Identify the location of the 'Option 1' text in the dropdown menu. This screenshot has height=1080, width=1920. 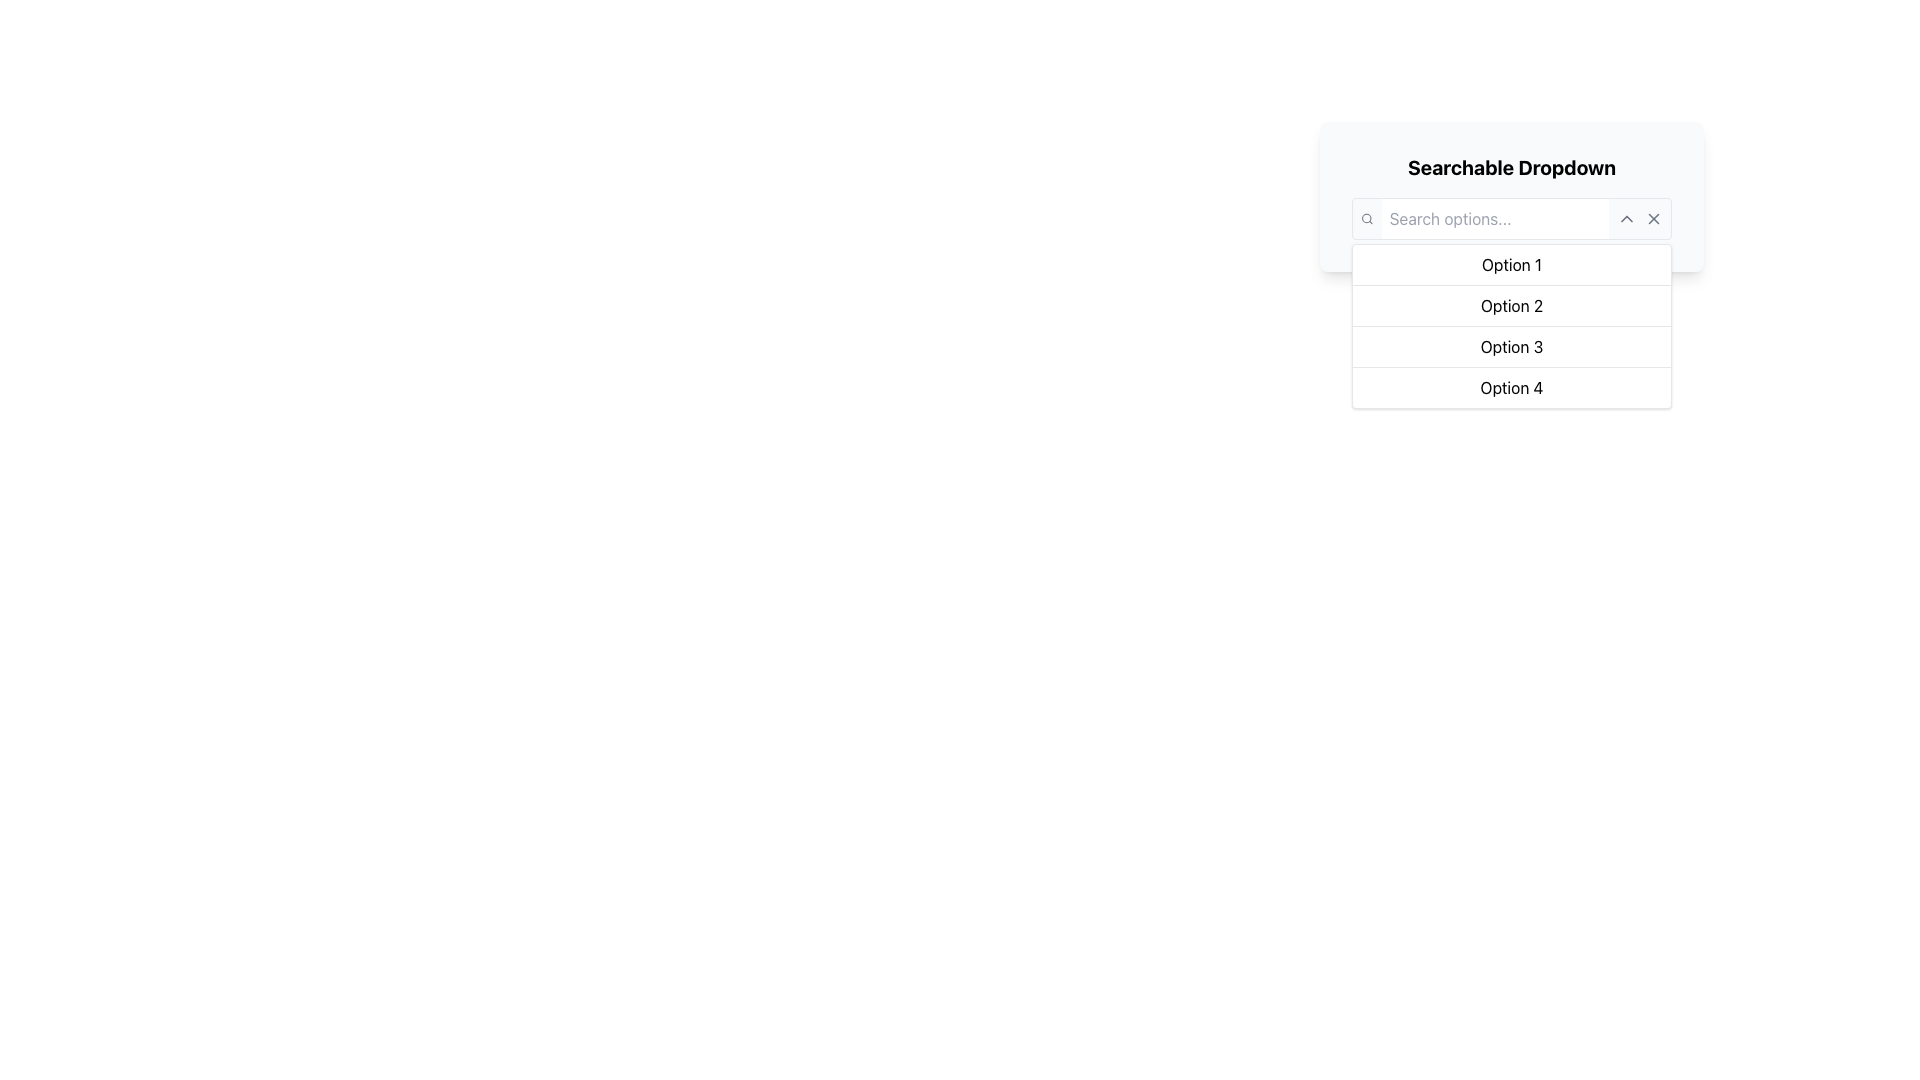
(1512, 264).